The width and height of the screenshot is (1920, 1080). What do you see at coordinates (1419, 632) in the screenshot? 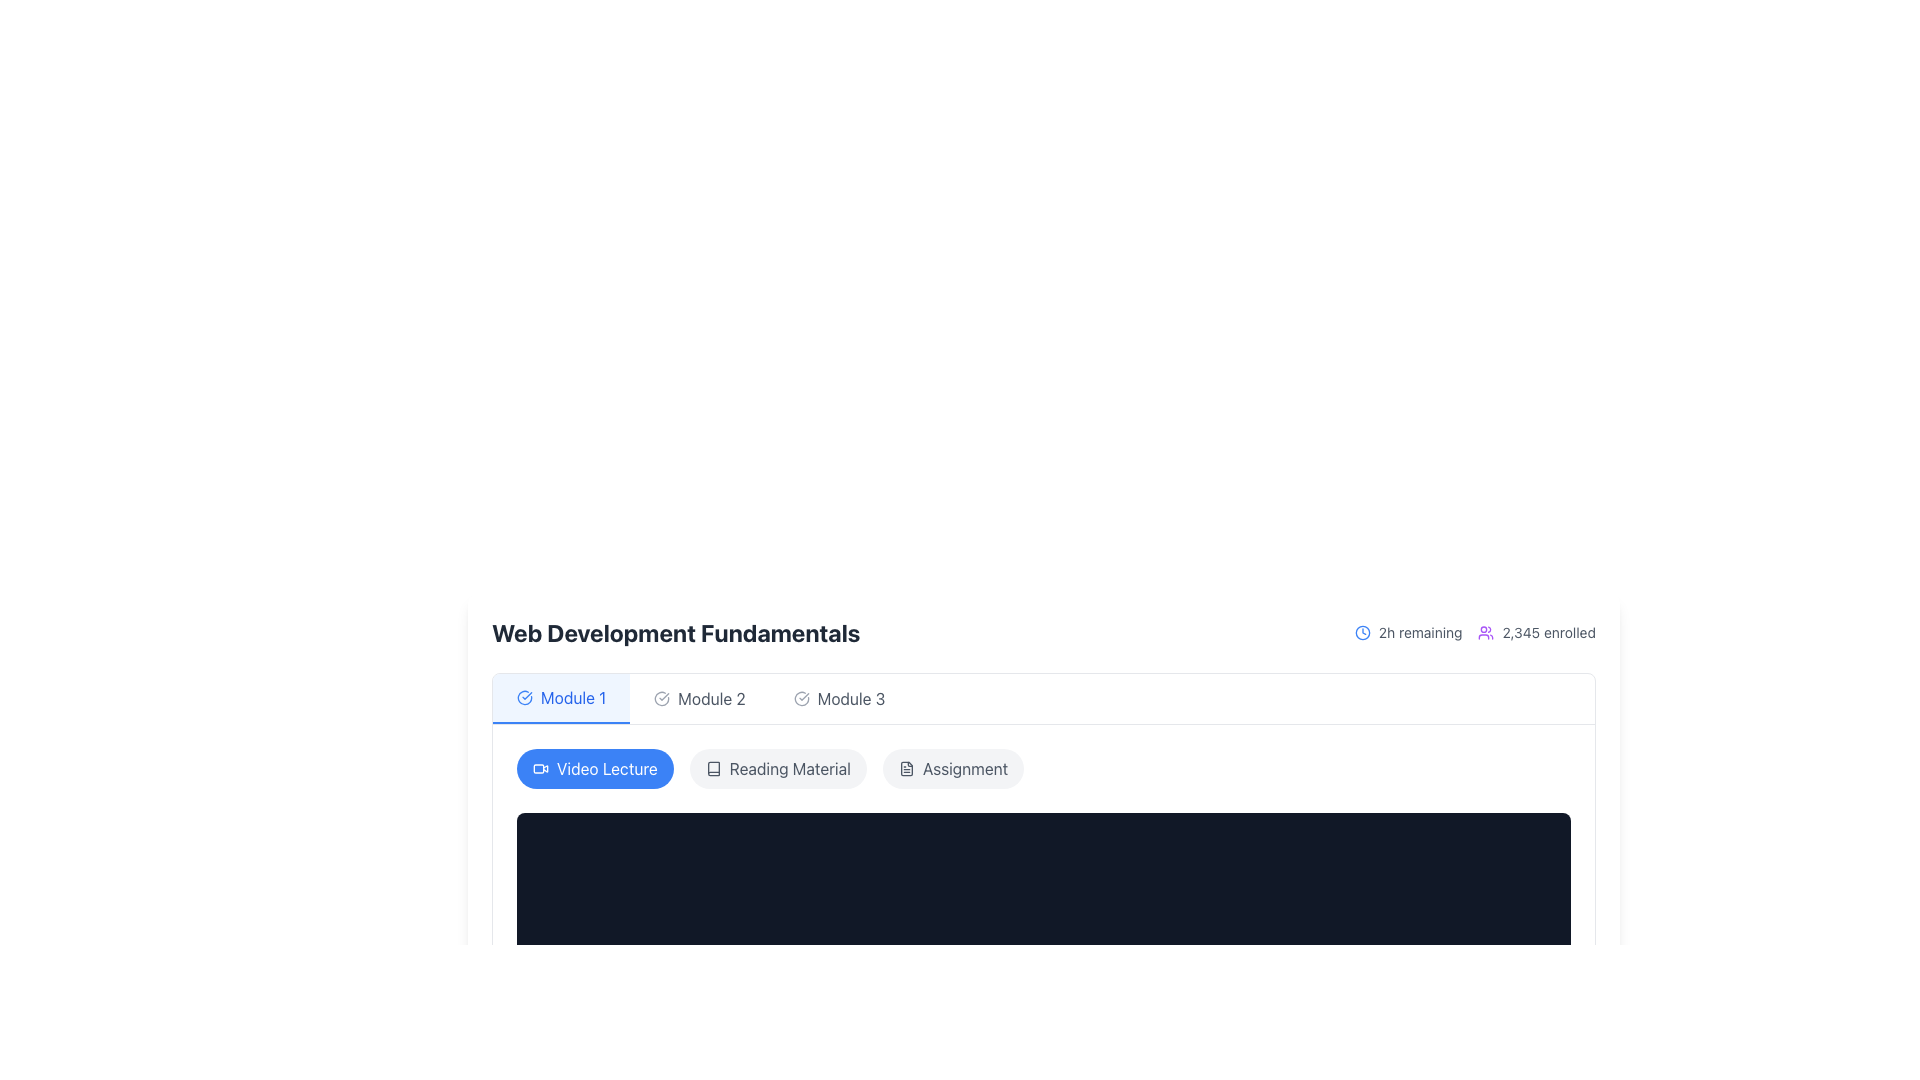
I see `static text label indicating the remaining duration to complete or access an event, located in the top-right portion of the module header, directly following a clock icon` at bounding box center [1419, 632].